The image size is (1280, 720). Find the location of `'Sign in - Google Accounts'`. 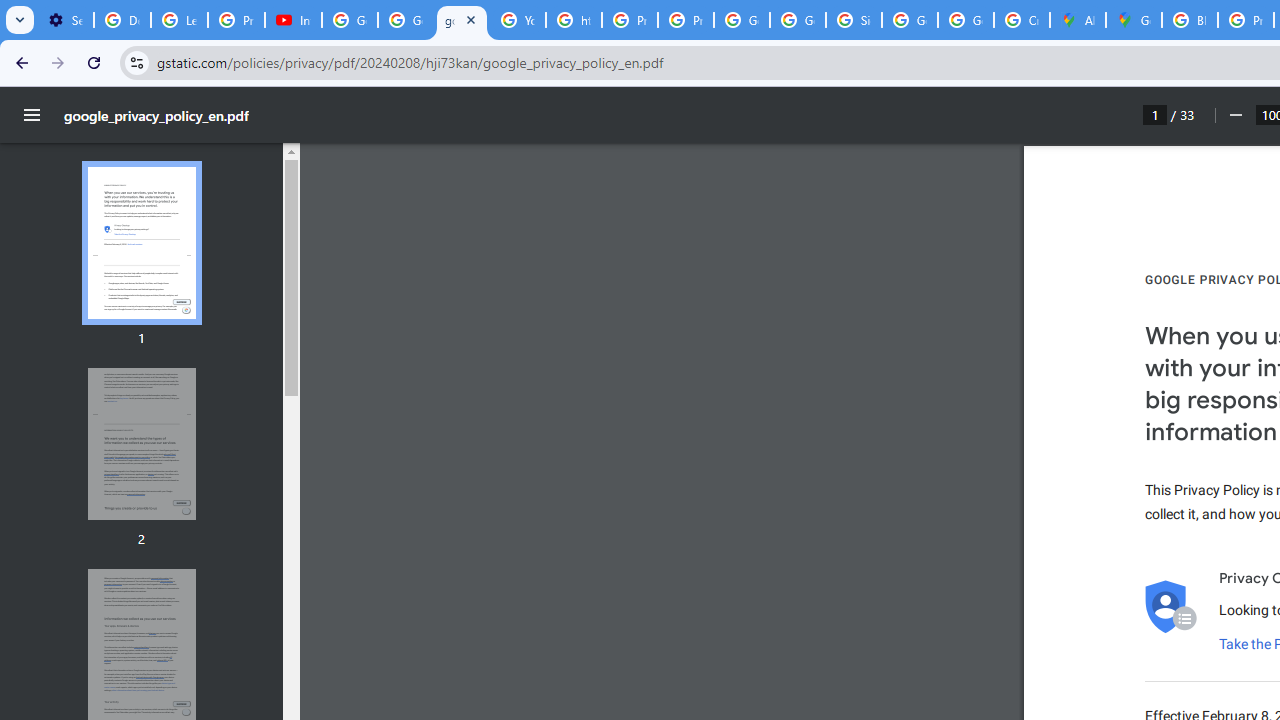

'Sign in - Google Accounts' is located at coordinates (853, 20).